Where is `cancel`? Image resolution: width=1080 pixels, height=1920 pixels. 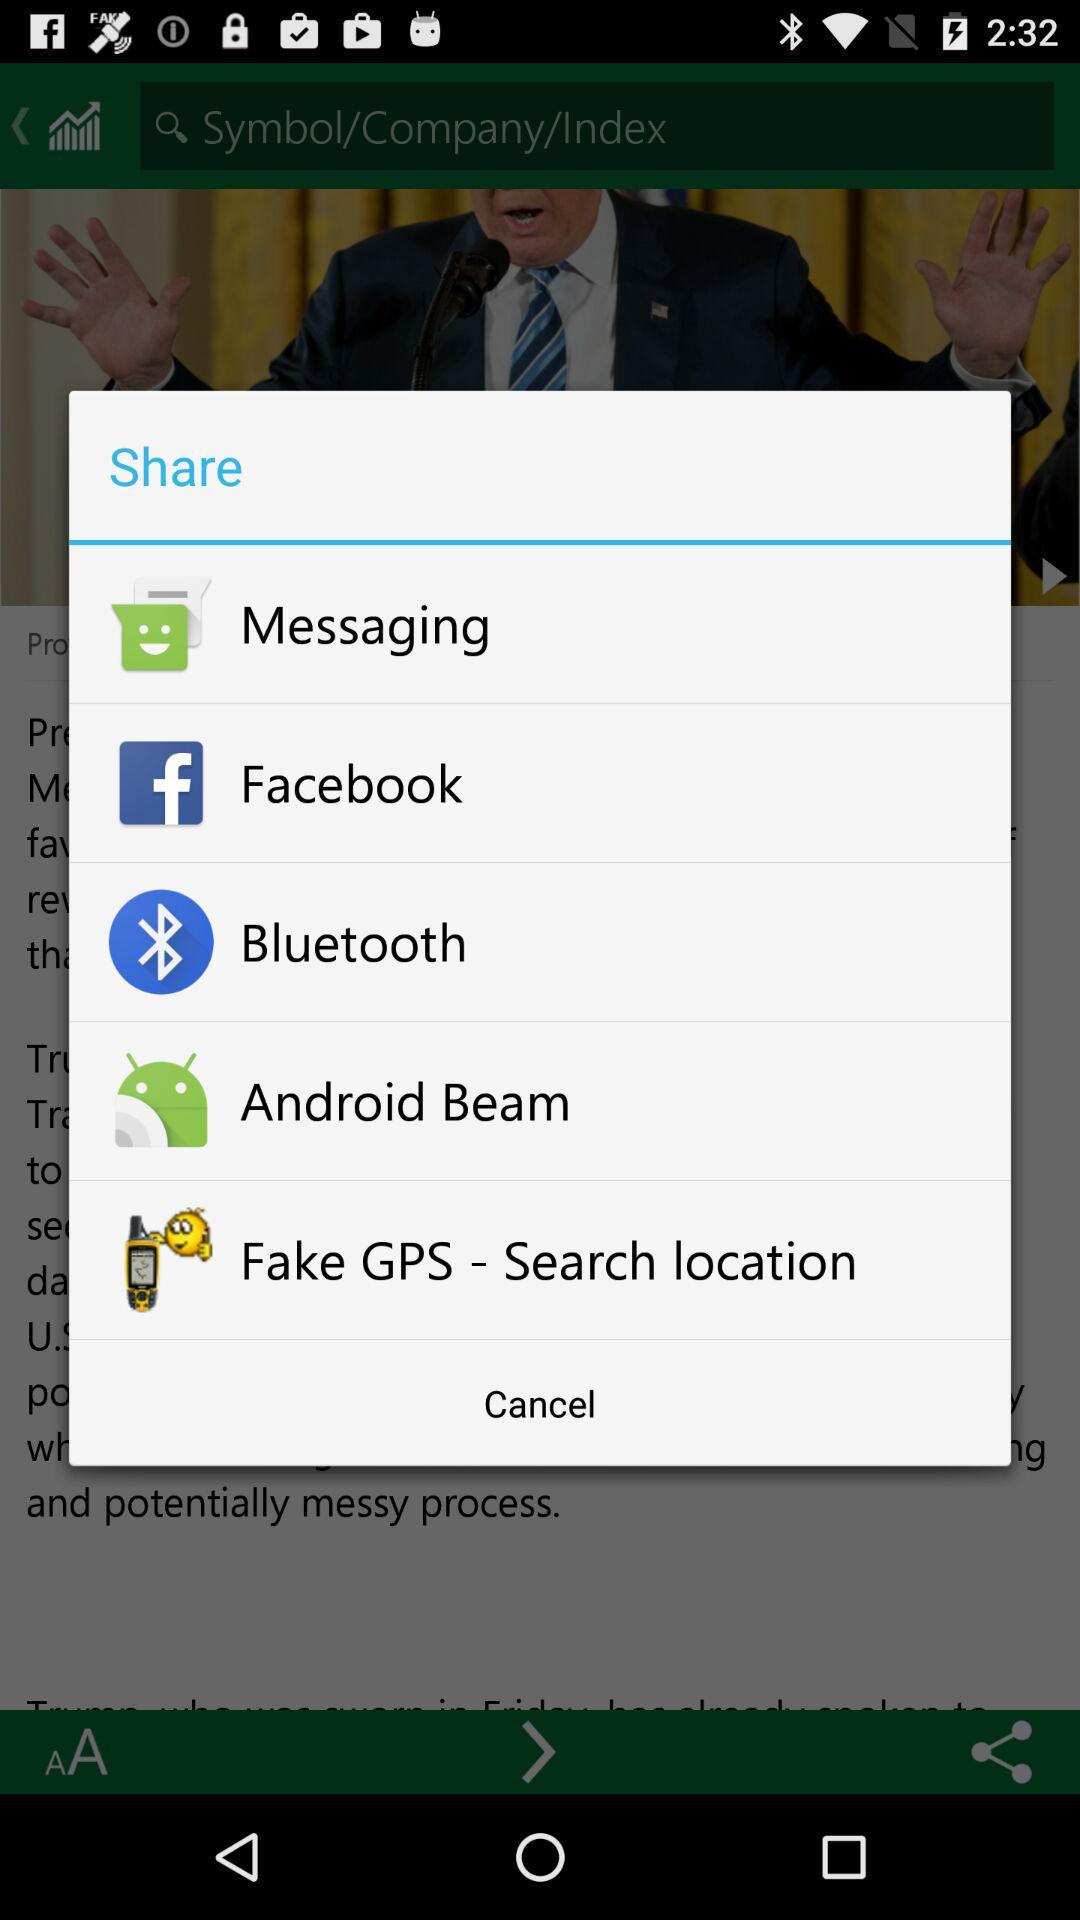
cancel is located at coordinates (540, 1402).